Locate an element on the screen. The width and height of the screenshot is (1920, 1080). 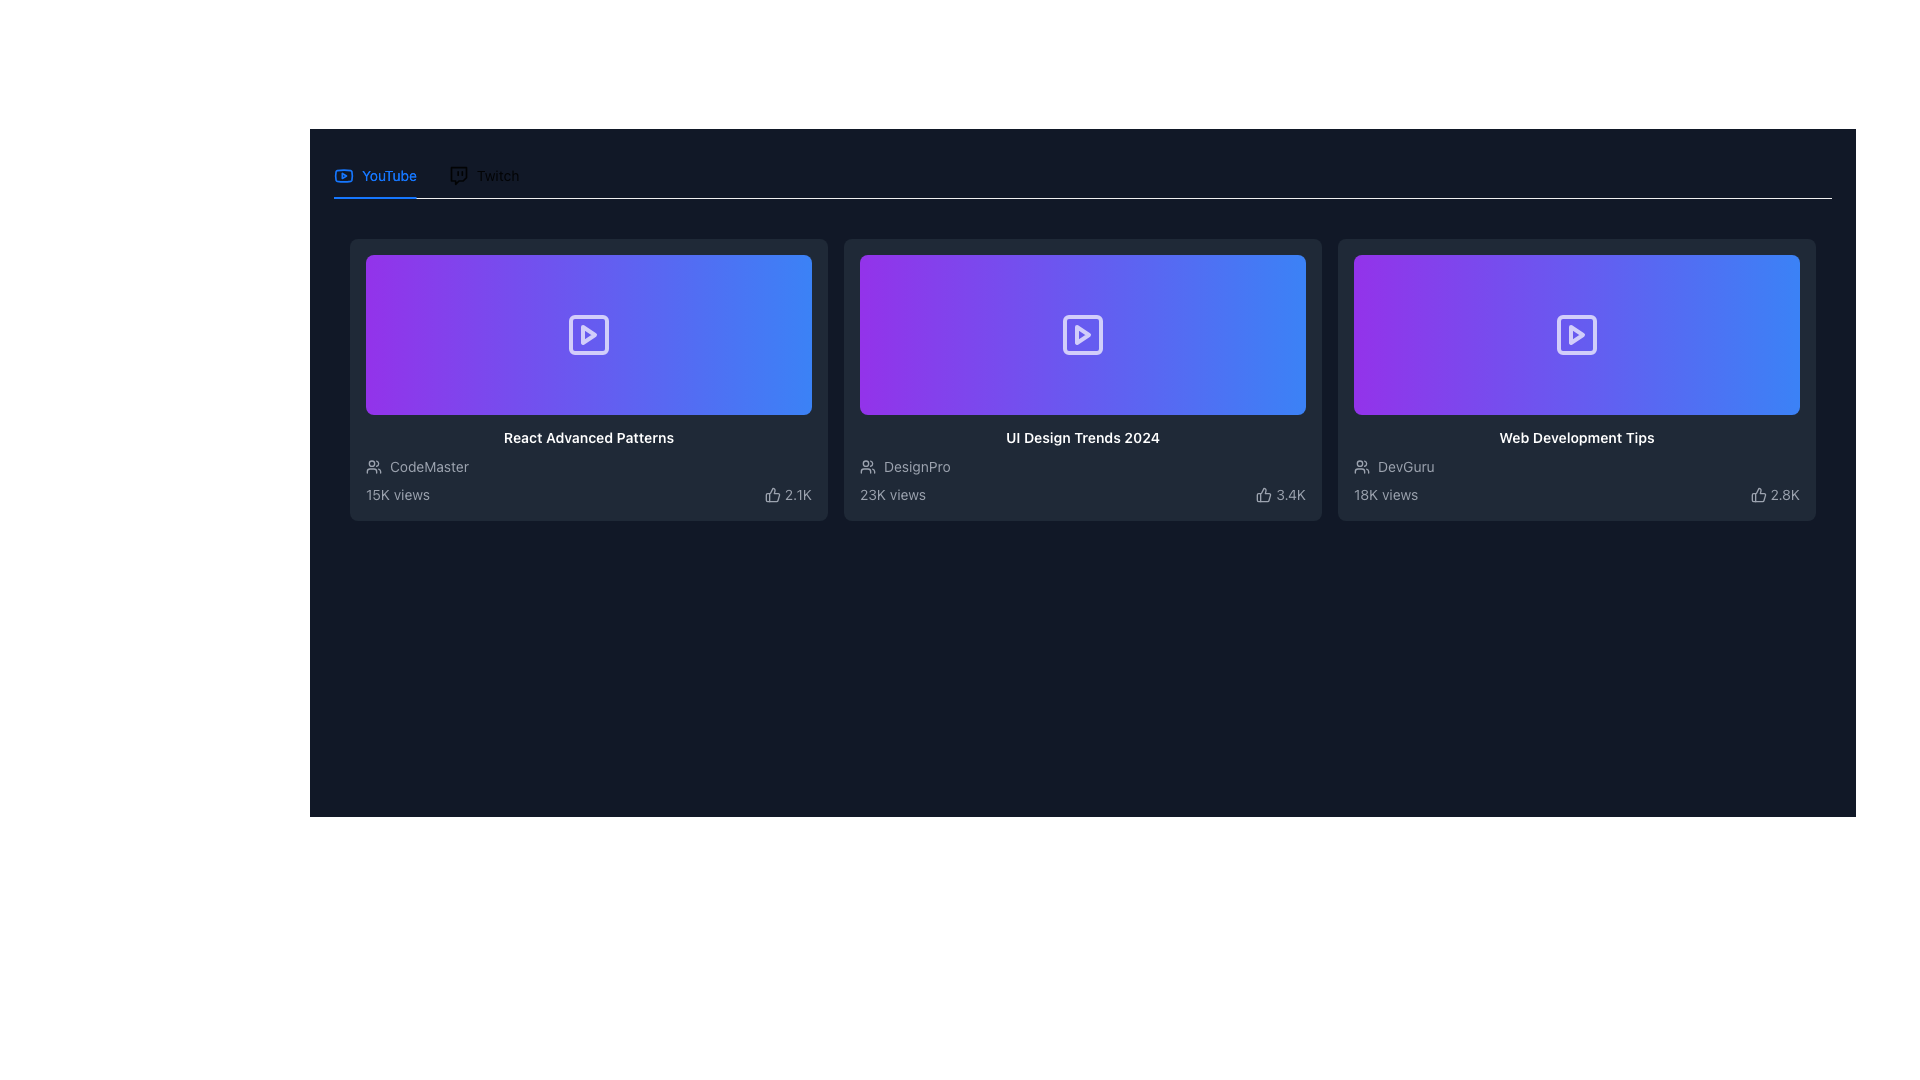
the 'play' button icon represented as a triangular play symbol within a rounded square frame, located centrally within the card labeled 'Web Development Tips' is located at coordinates (1576, 334).